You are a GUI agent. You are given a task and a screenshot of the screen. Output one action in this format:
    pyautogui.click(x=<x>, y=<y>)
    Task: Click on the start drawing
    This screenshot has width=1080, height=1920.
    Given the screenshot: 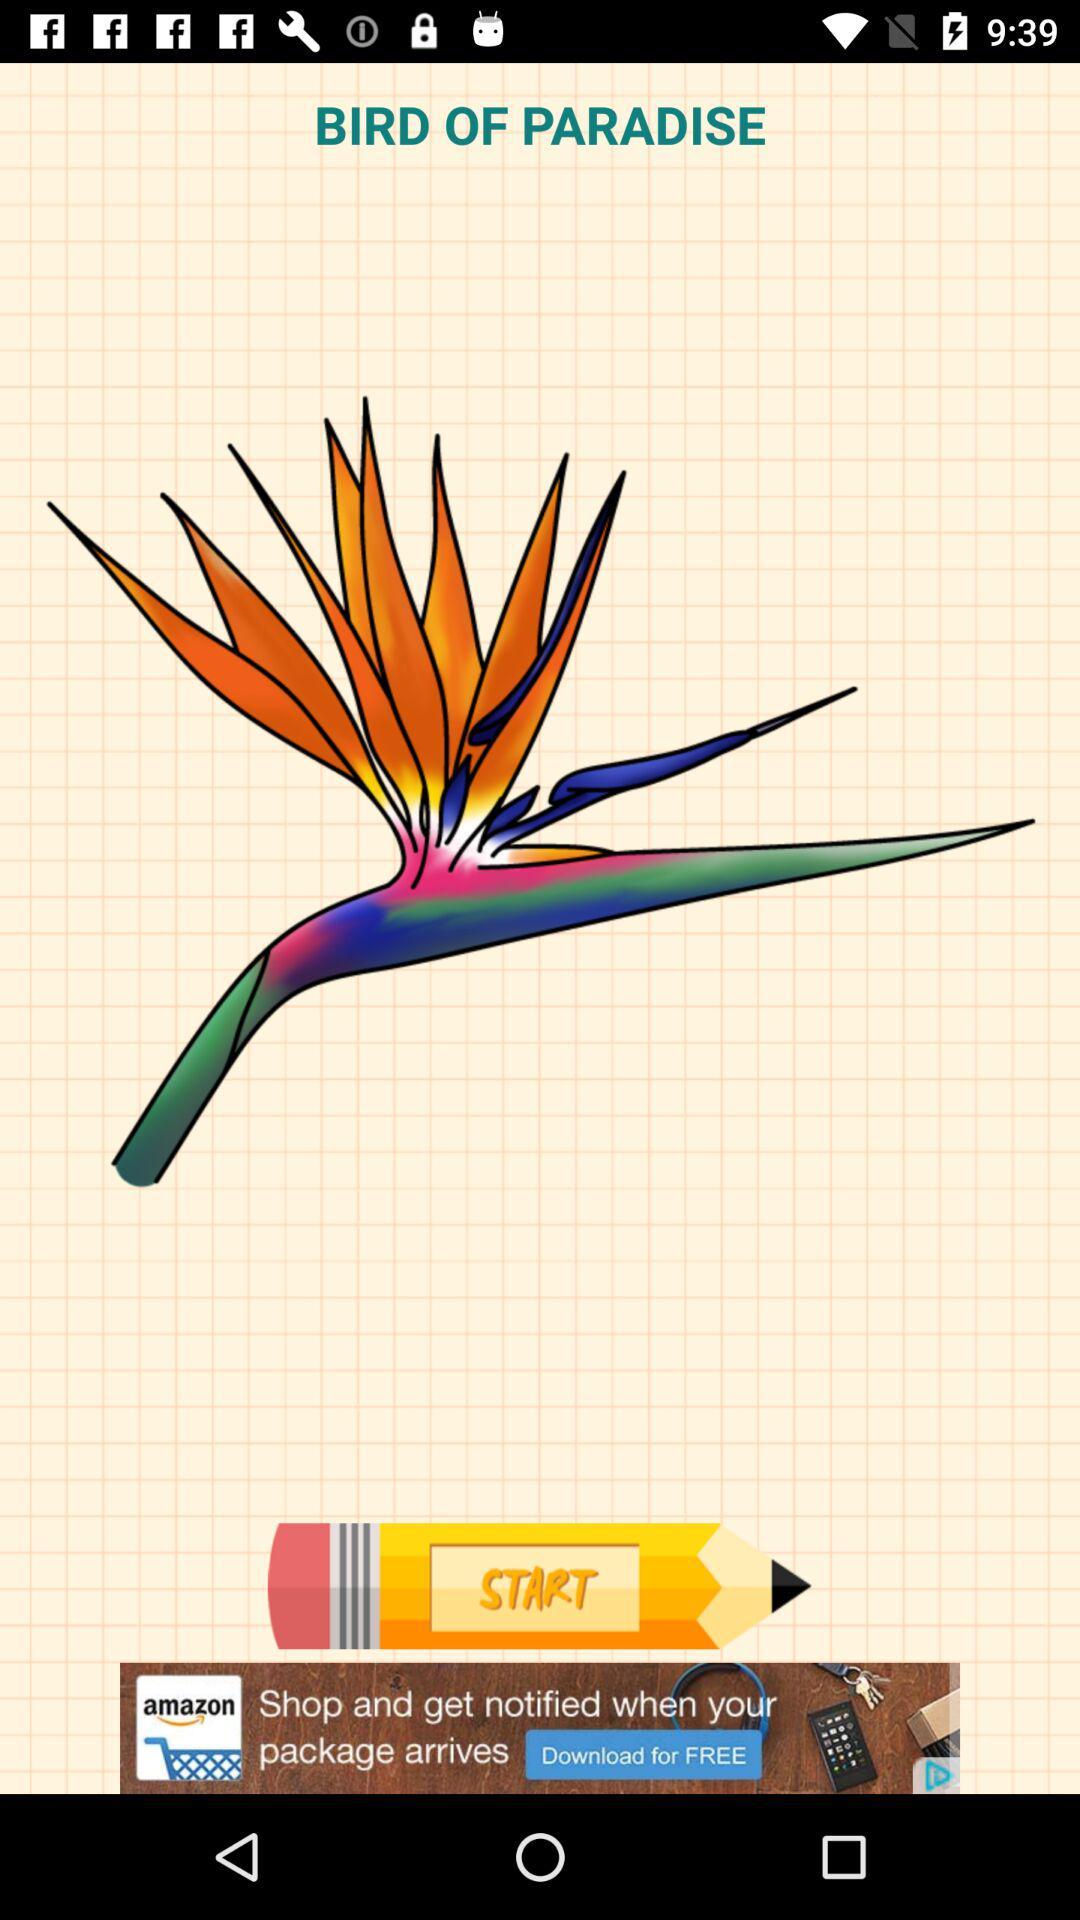 What is the action you would take?
    pyautogui.click(x=538, y=1585)
    